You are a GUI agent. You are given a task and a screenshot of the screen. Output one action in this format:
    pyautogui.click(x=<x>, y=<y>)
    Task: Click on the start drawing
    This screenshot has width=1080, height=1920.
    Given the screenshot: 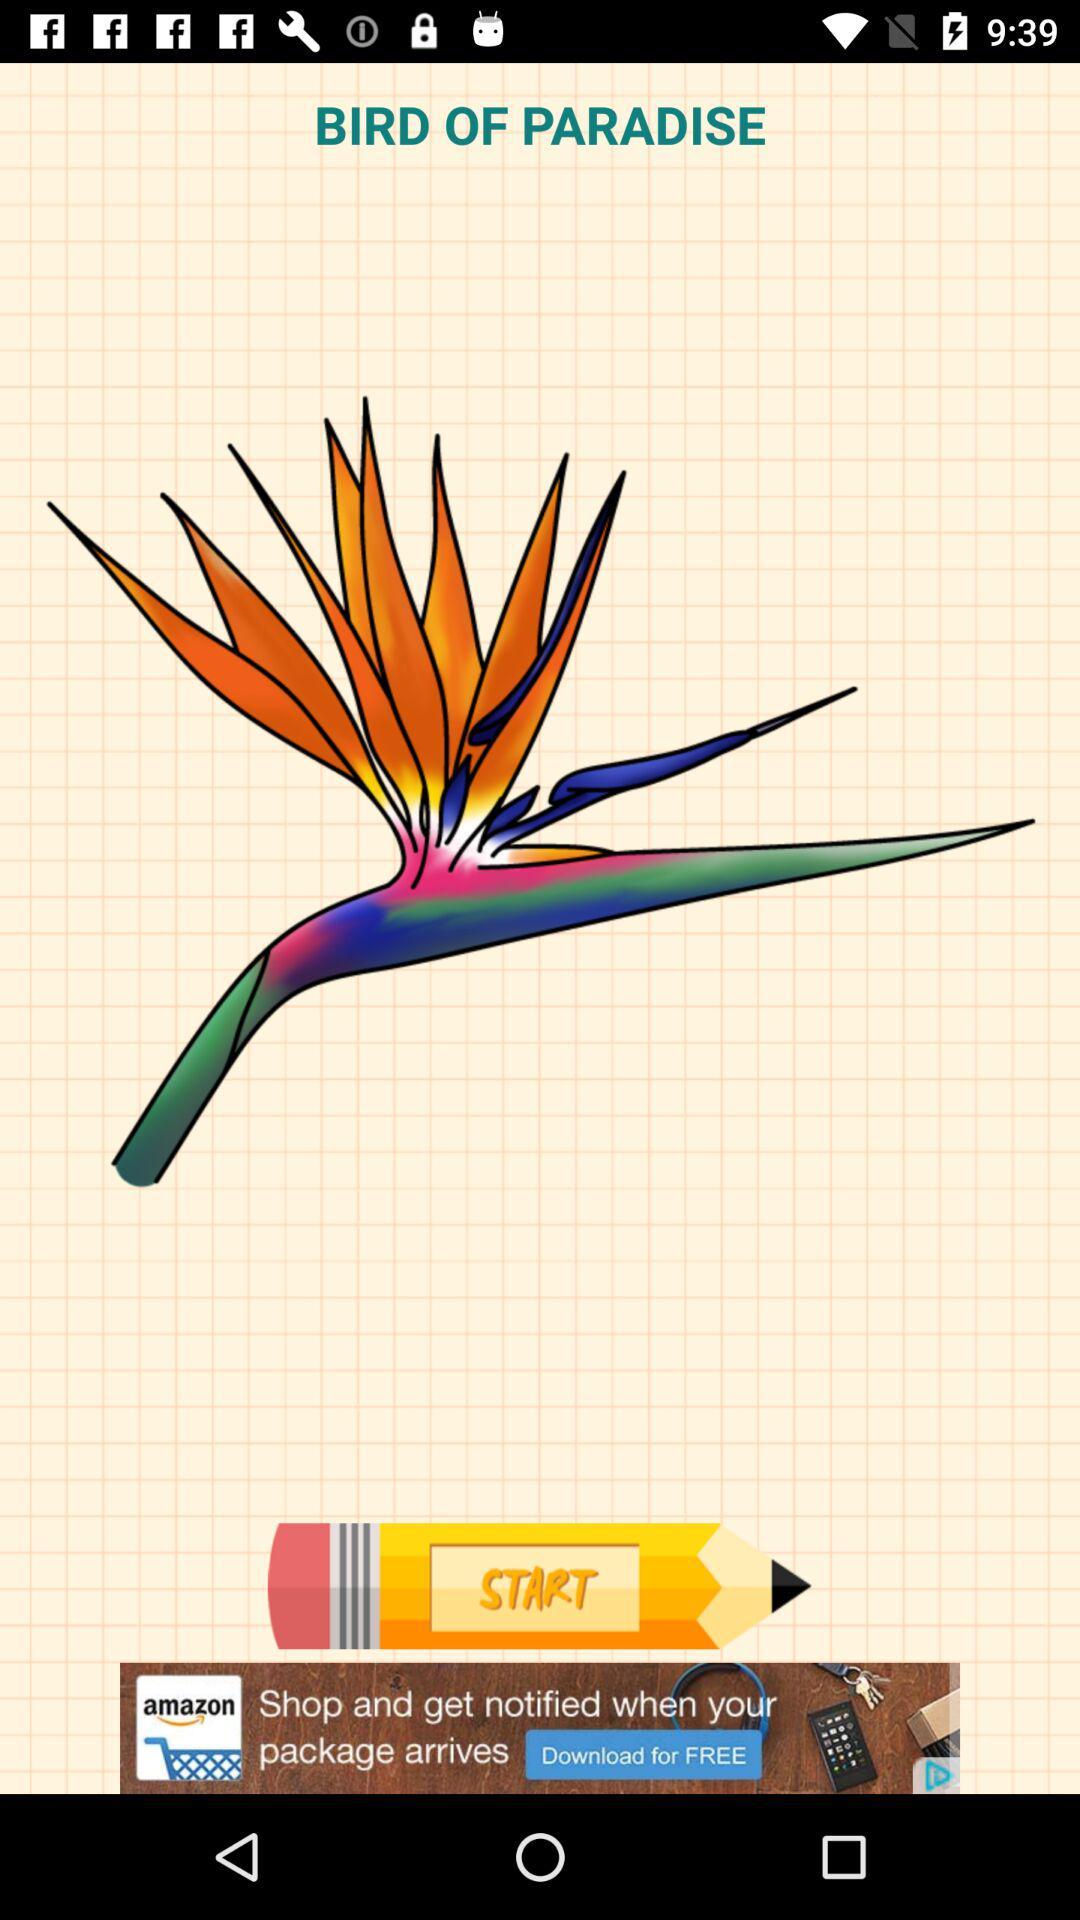 What is the action you would take?
    pyautogui.click(x=538, y=1585)
    